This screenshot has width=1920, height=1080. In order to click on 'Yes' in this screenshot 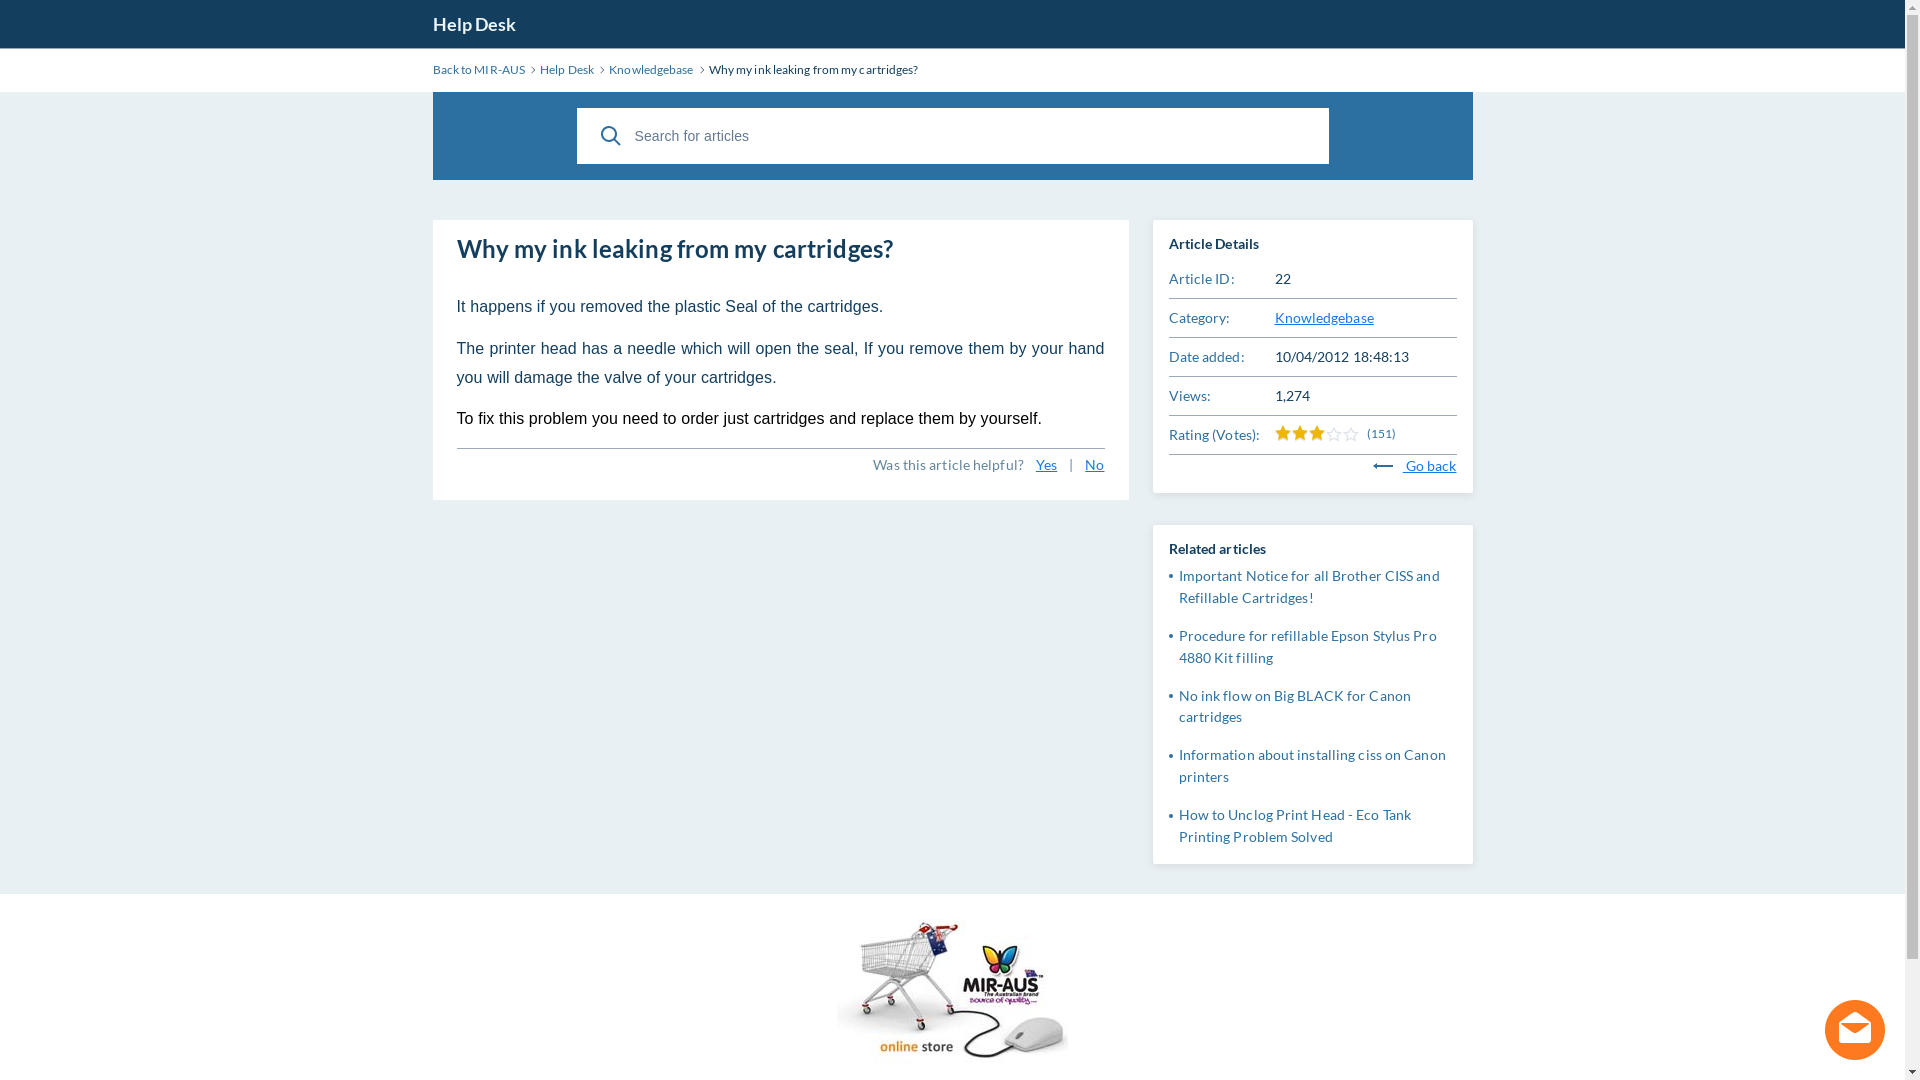, I will do `click(1045, 465)`.